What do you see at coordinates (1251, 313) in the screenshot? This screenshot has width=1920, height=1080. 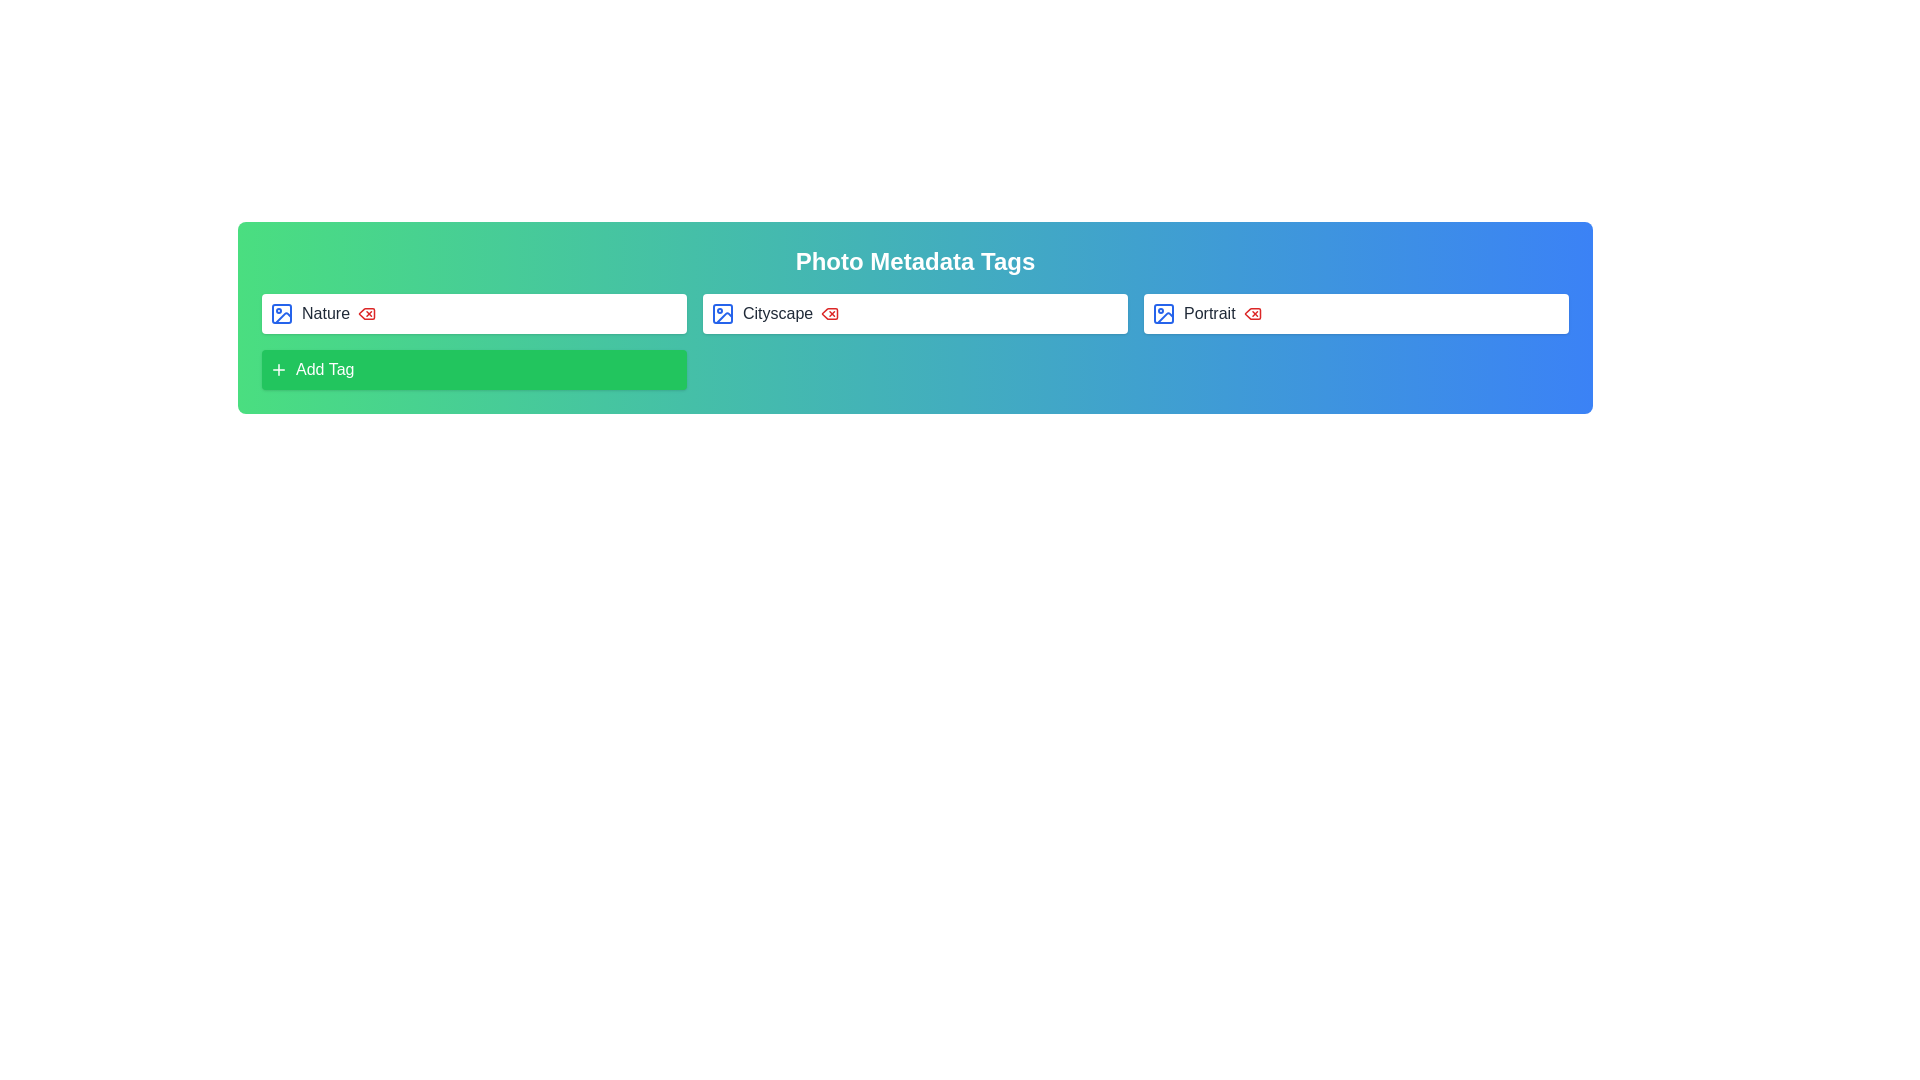 I see `the delete button located to the right of the 'Portrait' label in the third tag row of the metadata tags section` at bounding box center [1251, 313].